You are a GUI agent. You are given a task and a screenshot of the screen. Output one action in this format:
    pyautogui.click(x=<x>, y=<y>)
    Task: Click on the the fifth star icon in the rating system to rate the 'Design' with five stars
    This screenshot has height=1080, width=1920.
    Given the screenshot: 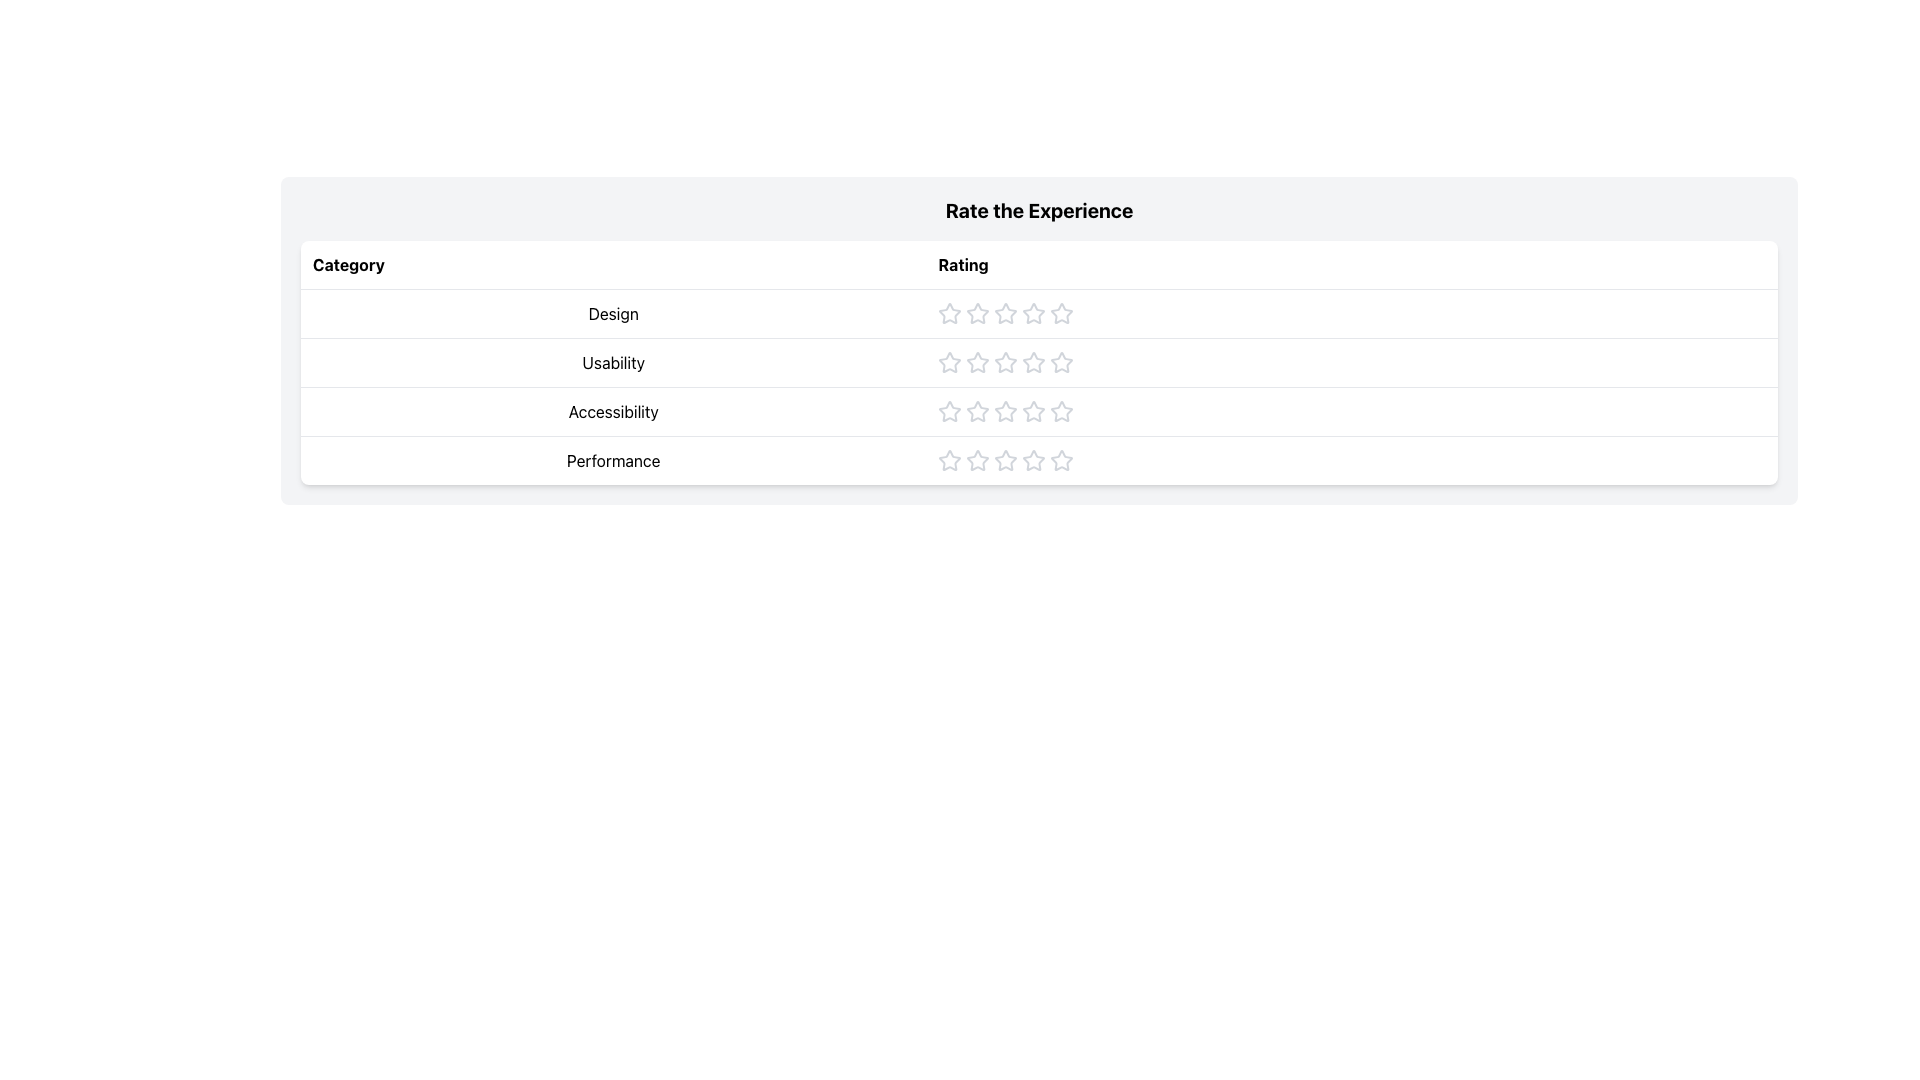 What is the action you would take?
    pyautogui.click(x=1061, y=313)
    